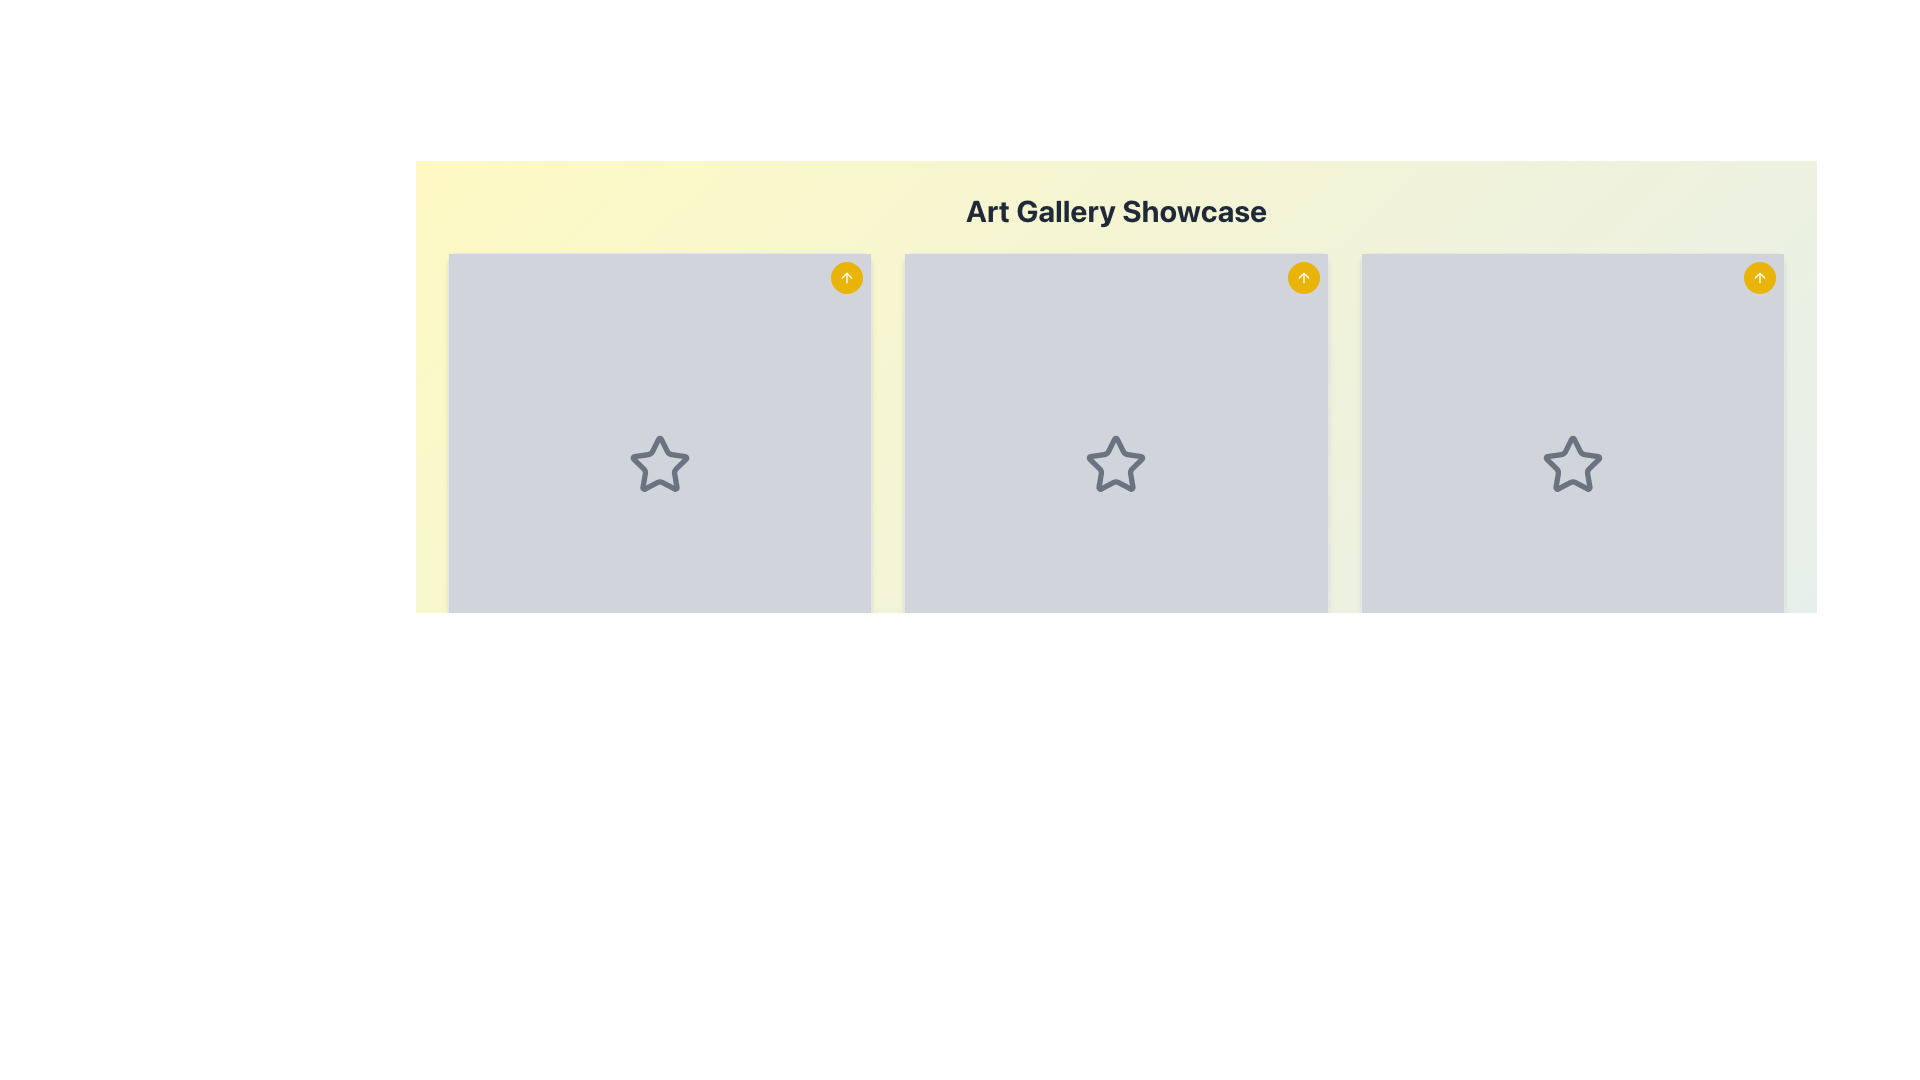 This screenshot has height=1080, width=1920. What do you see at coordinates (1115, 211) in the screenshot?
I see `the text header element with the title 'Art Gallery Showcase', which is prominently displayed in large, bold, dark gray font at the top of the interface` at bounding box center [1115, 211].